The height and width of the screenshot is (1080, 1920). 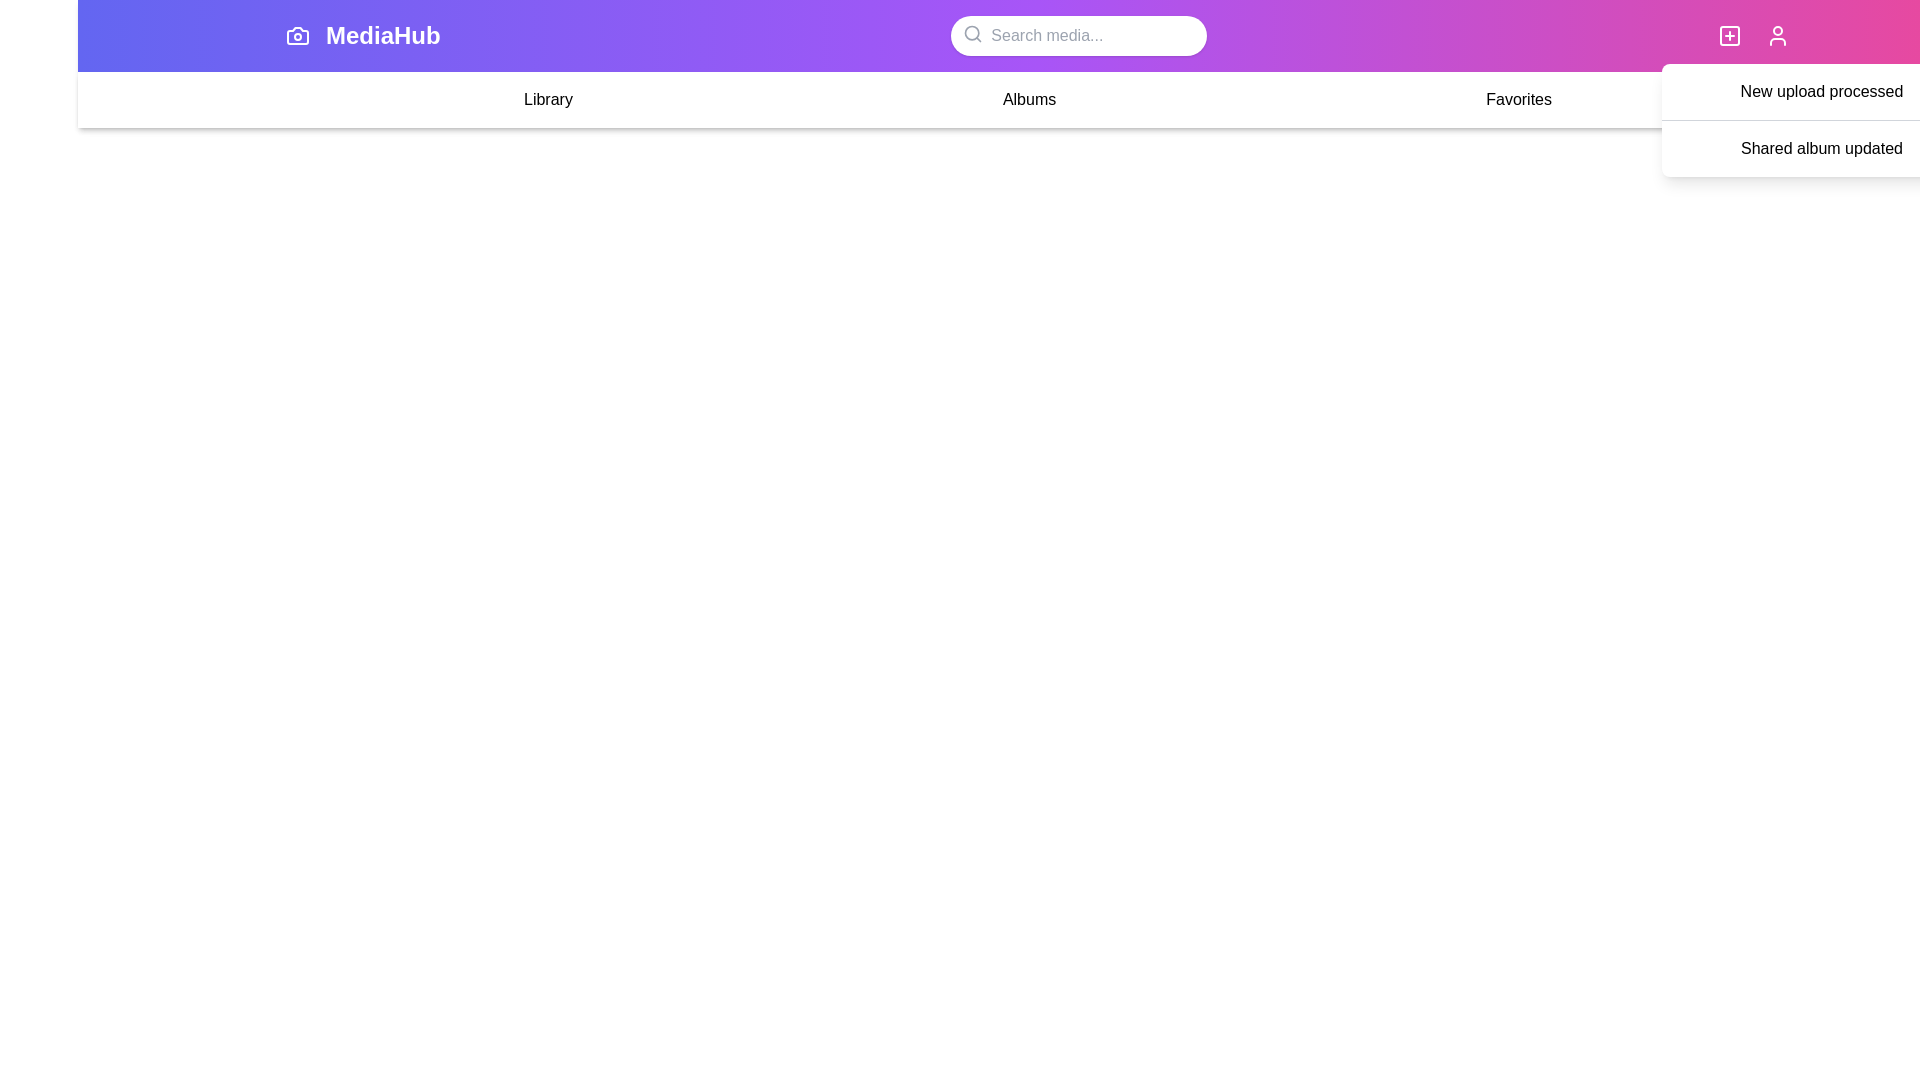 What do you see at coordinates (547, 100) in the screenshot?
I see `the 'Library' menu item to view the media library` at bounding box center [547, 100].